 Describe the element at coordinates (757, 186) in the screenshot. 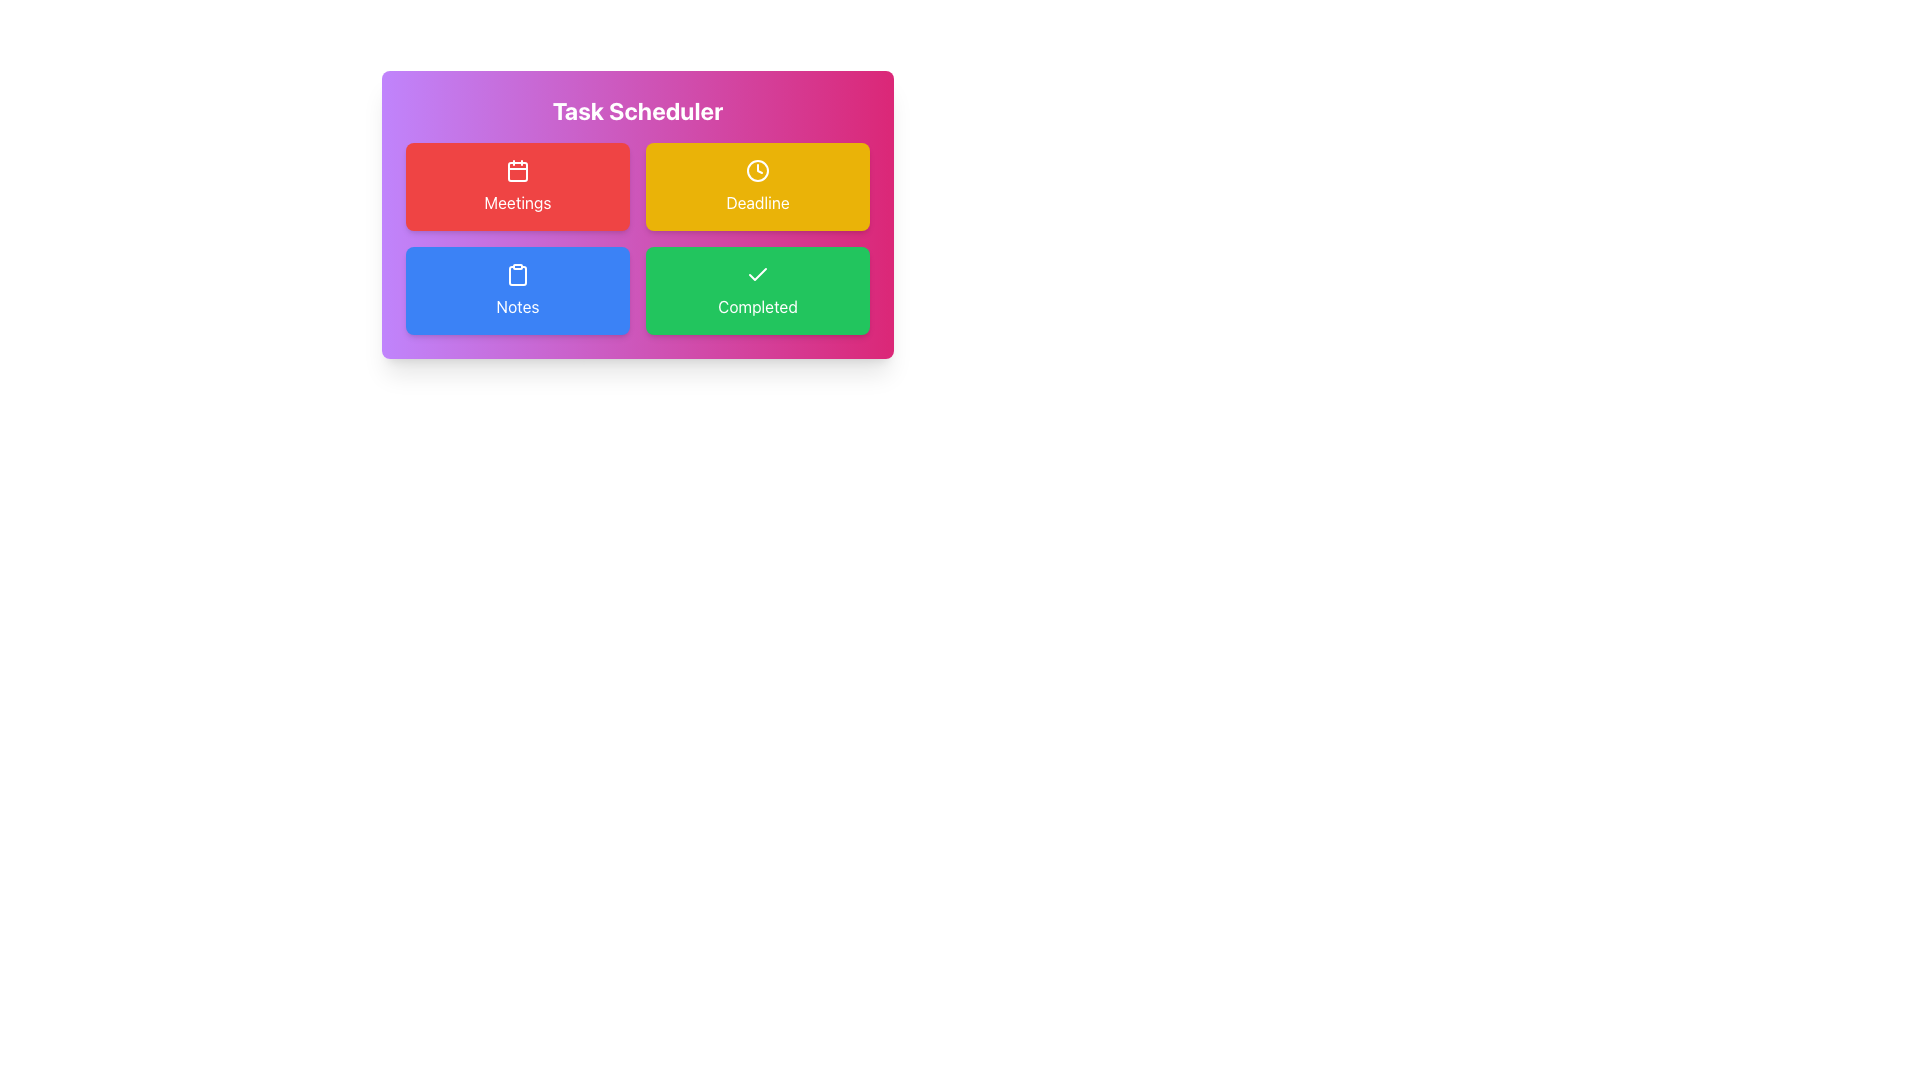

I see `the deadline-related button in the task scheduler application` at that location.